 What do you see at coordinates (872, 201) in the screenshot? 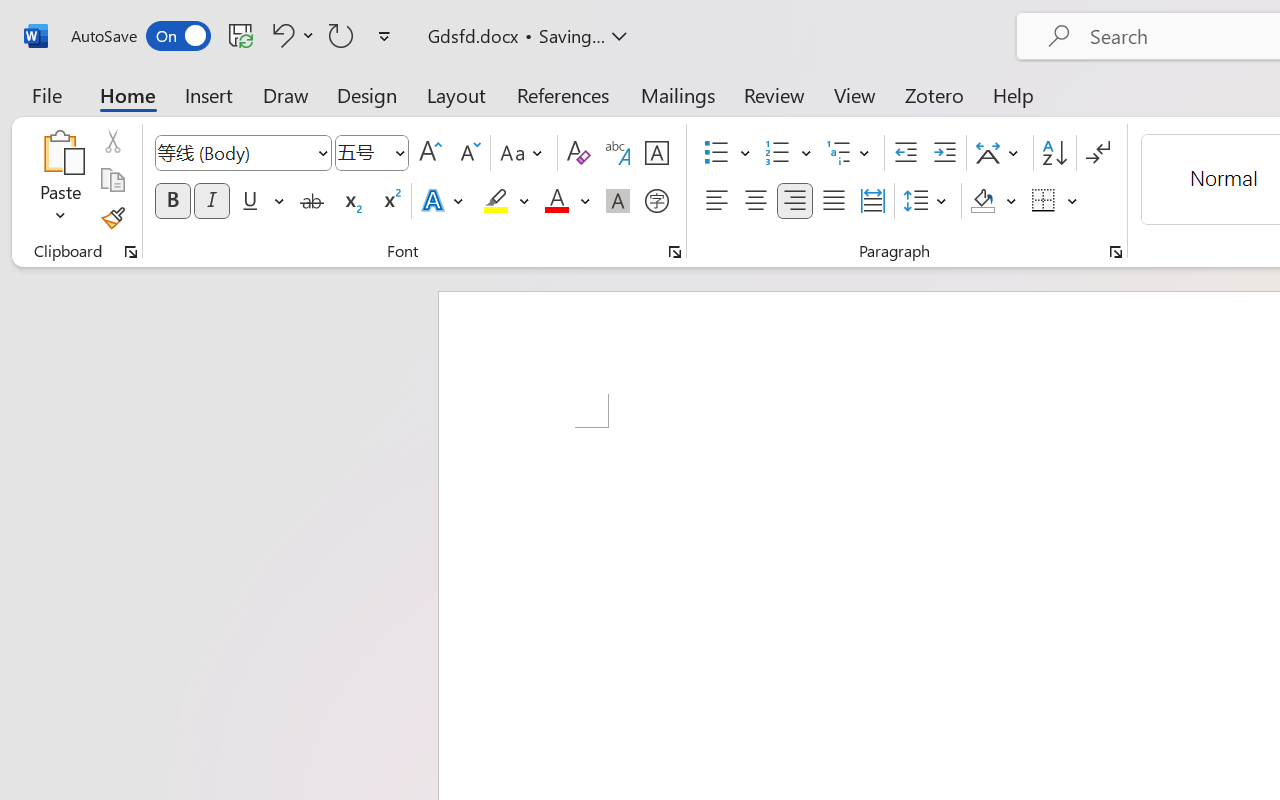
I see `'Distributed'` at bounding box center [872, 201].